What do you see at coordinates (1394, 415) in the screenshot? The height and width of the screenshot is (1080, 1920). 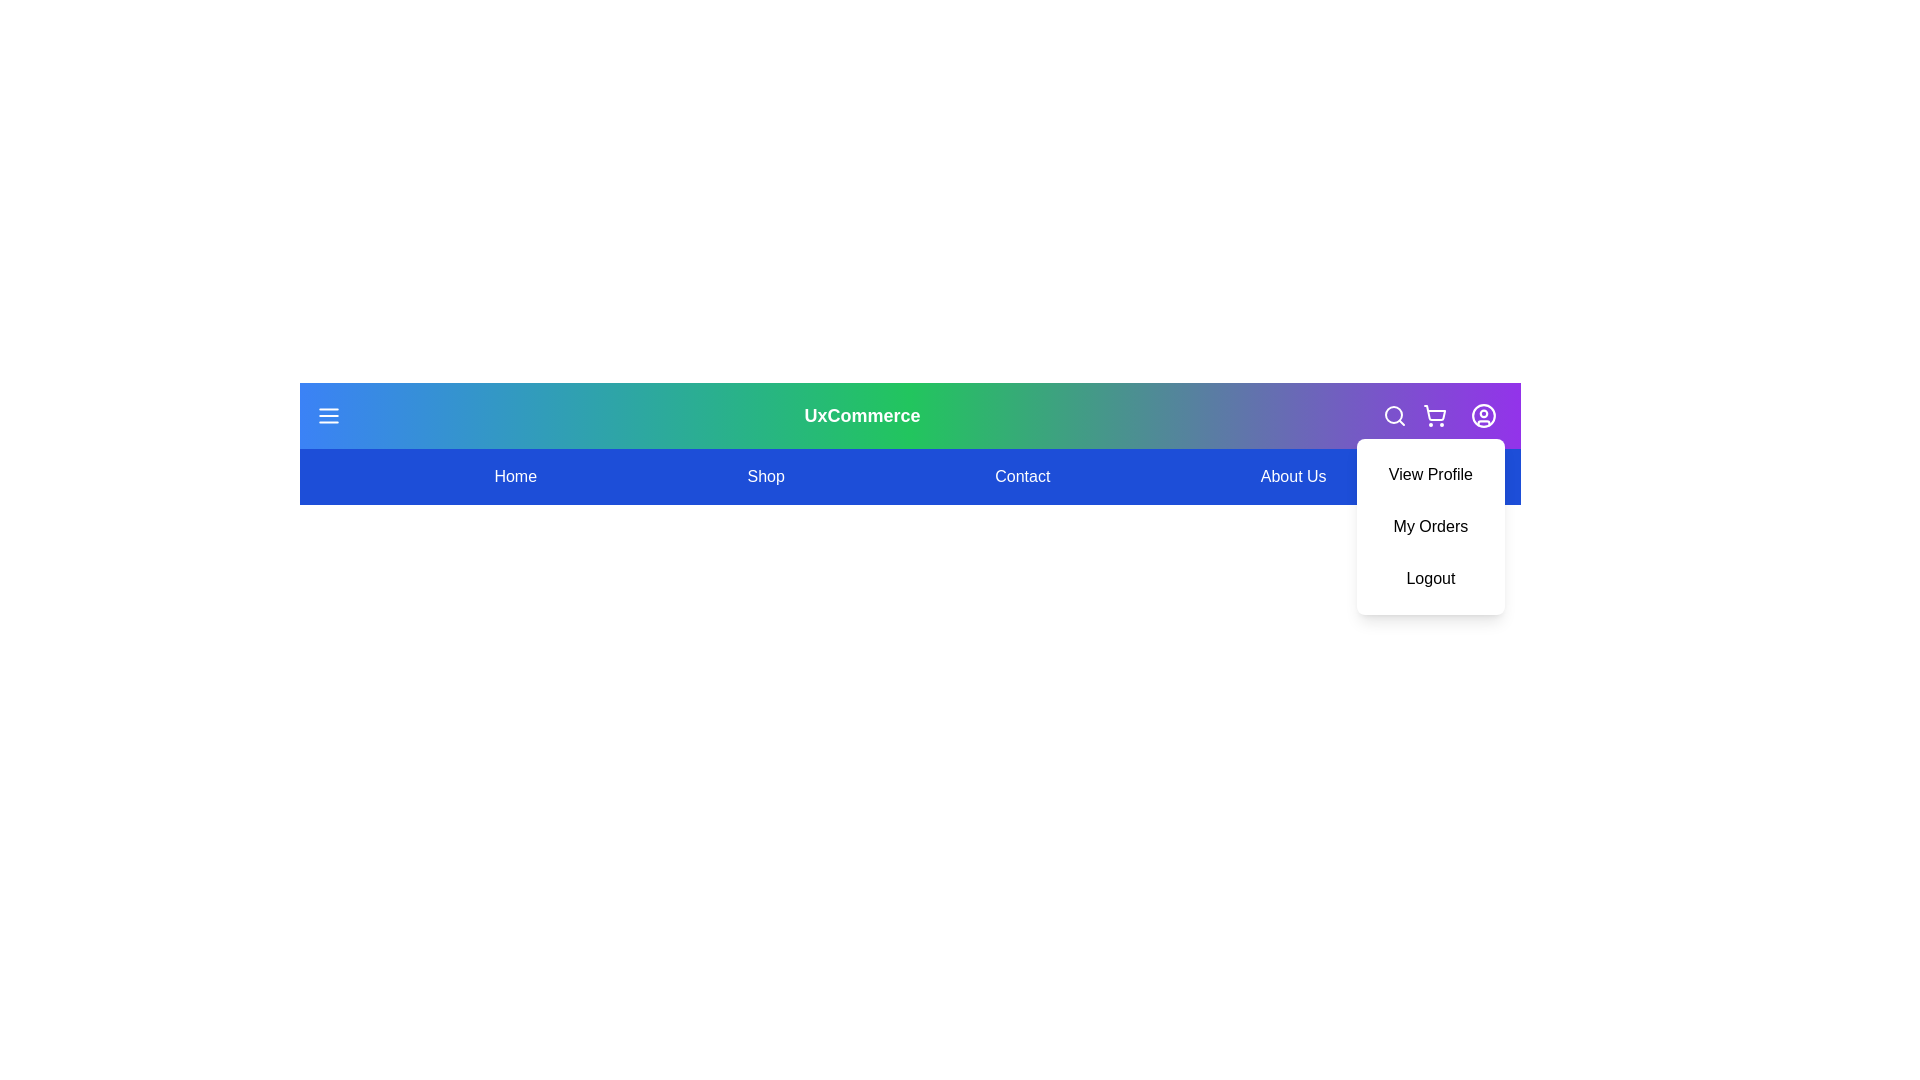 I see `the search icon to initiate the search action` at bounding box center [1394, 415].